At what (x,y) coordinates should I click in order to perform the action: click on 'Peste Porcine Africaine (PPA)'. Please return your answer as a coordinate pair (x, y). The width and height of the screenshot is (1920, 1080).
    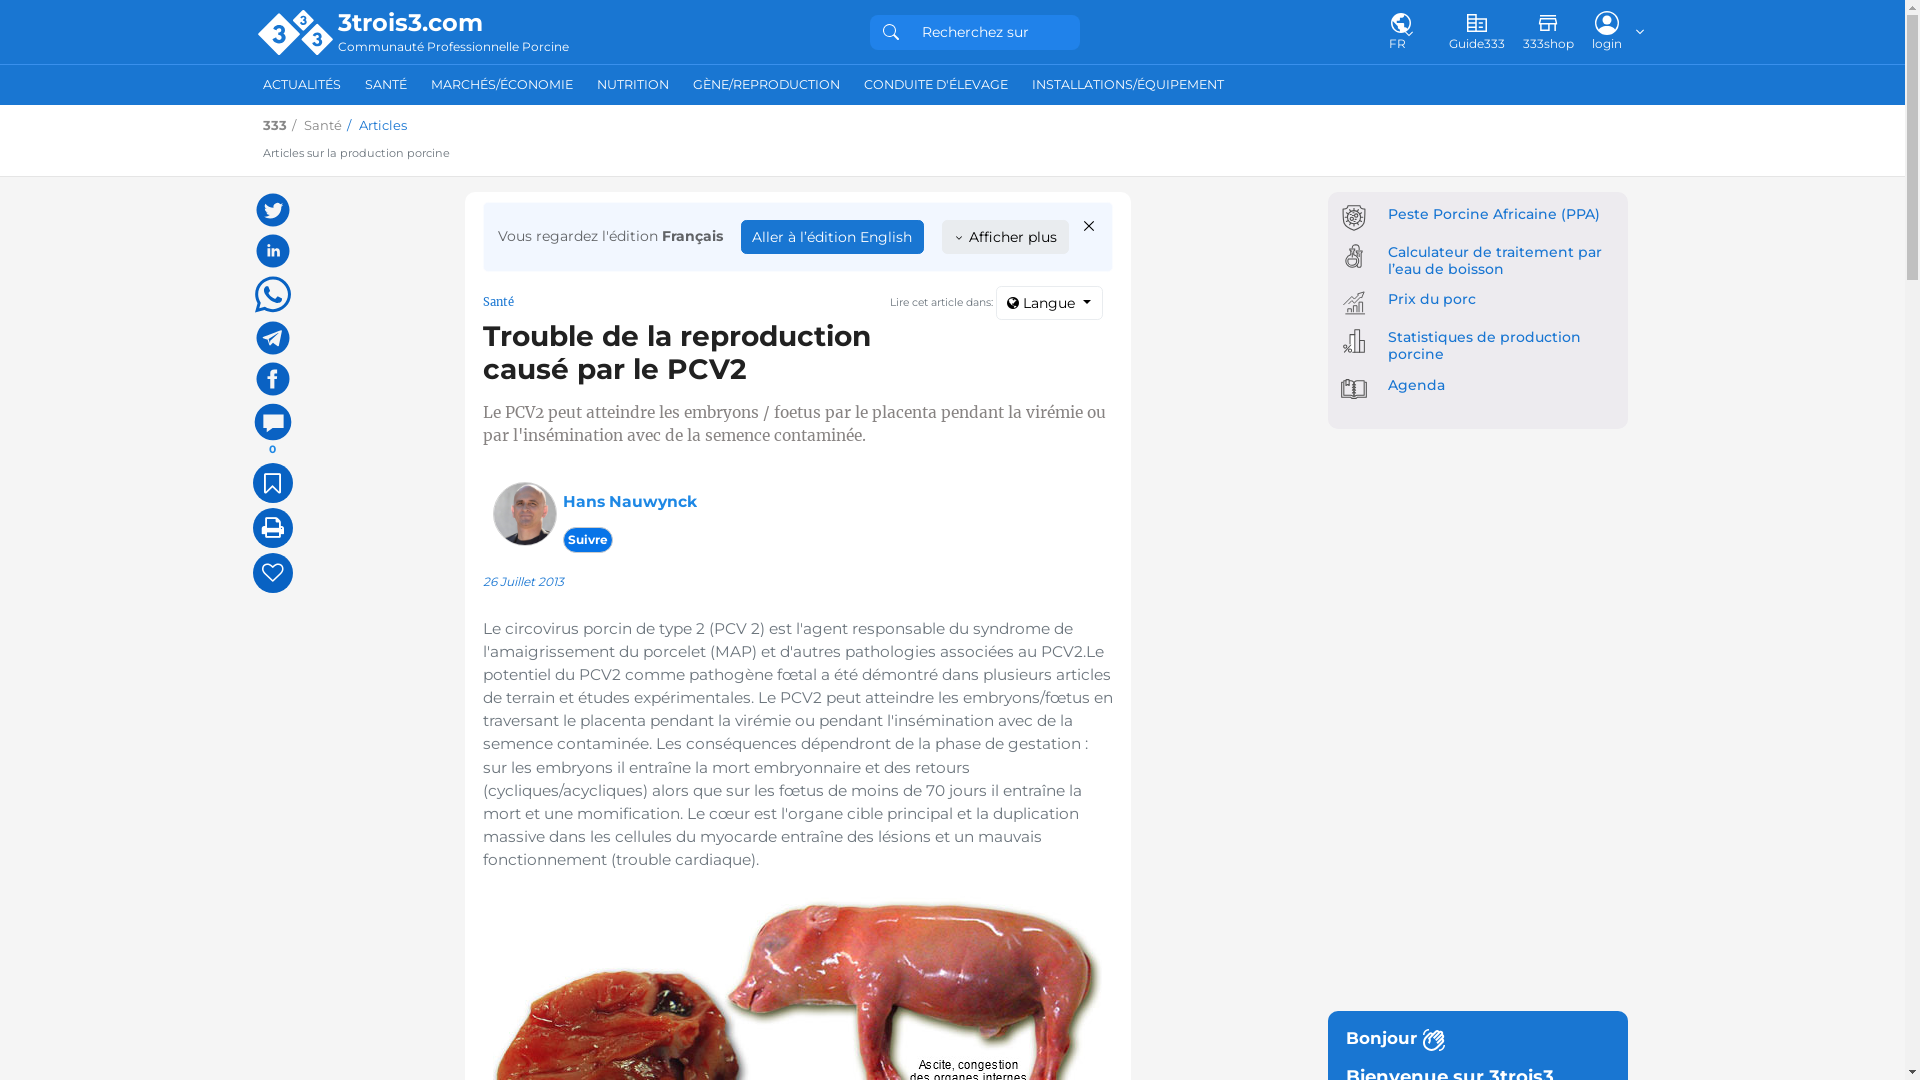
    Looking at the image, I should click on (1493, 213).